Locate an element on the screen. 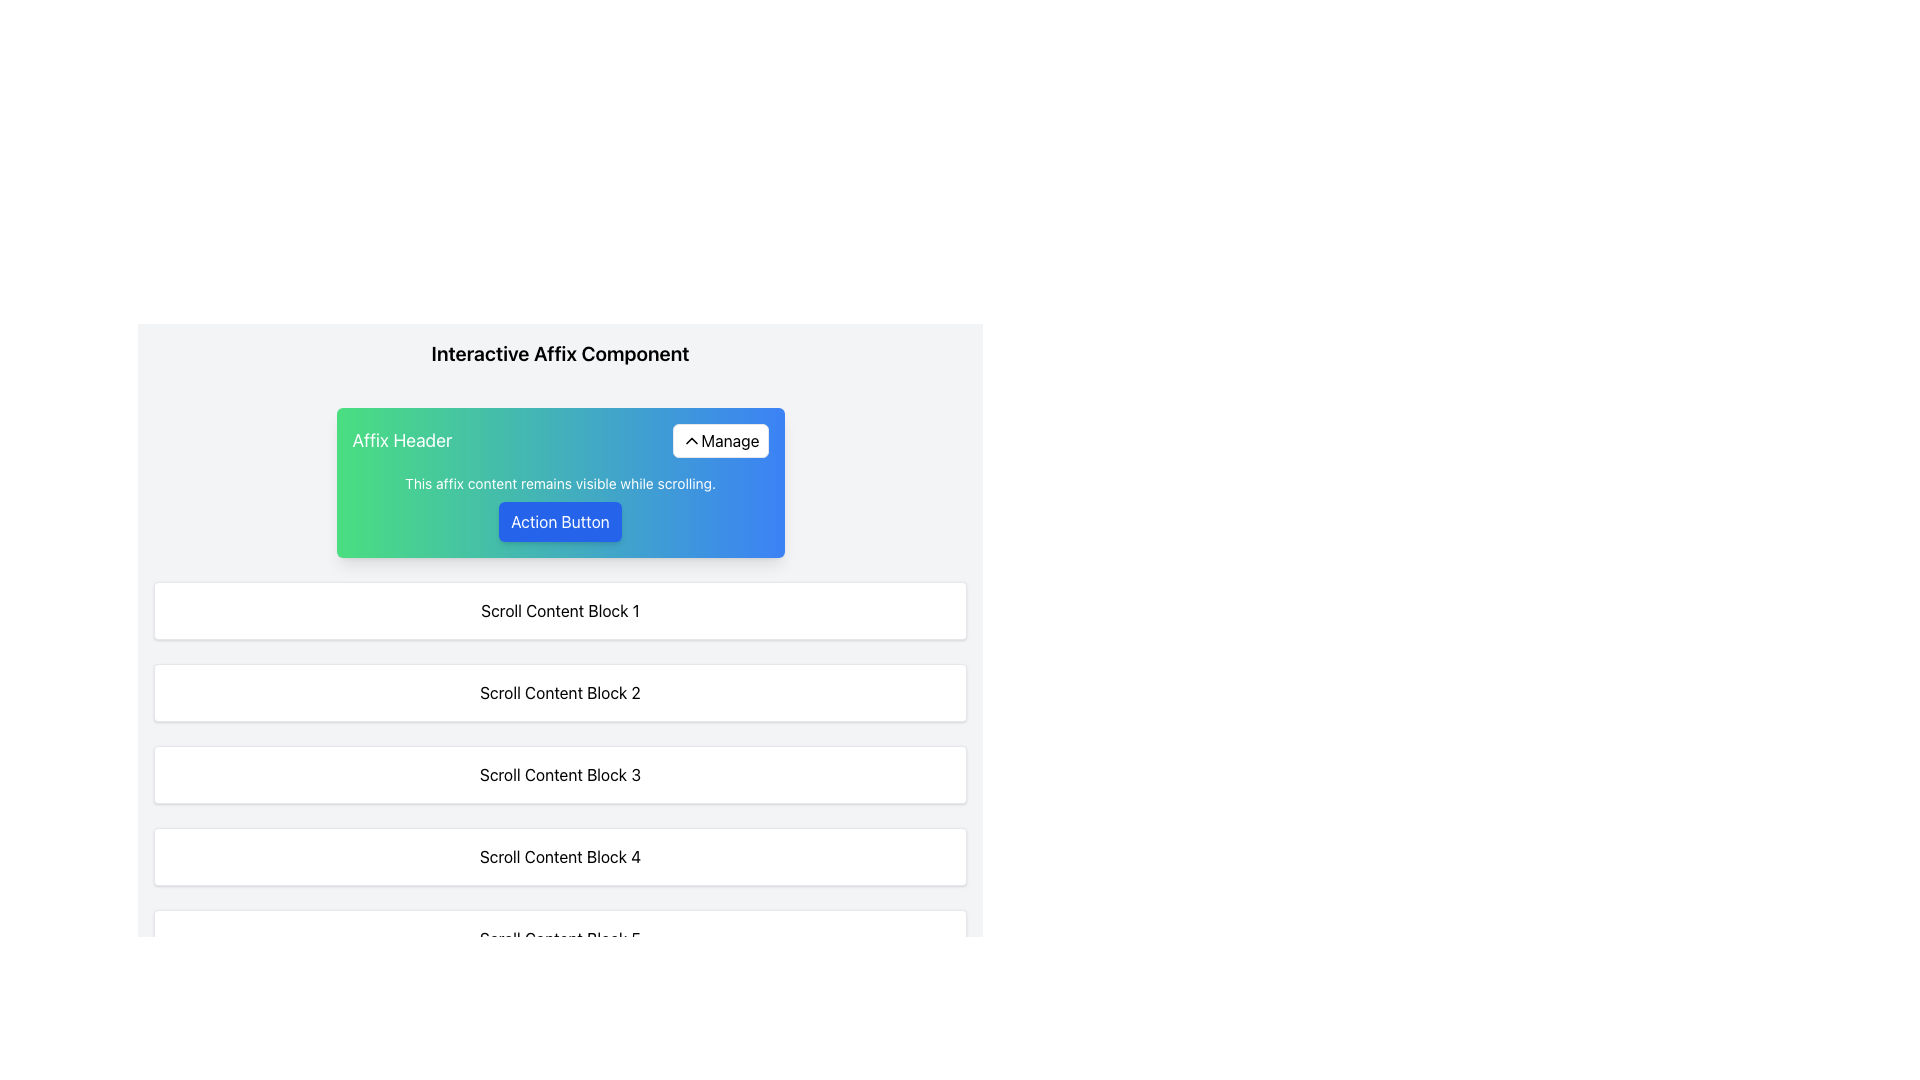 Image resolution: width=1920 pixels, height=1080 pixels. the fifth static content block in the vertical list, positioned below 'Scroll Content Block 4' and above 'Scroll Content Block 6' is located at coordinates (560, 938).